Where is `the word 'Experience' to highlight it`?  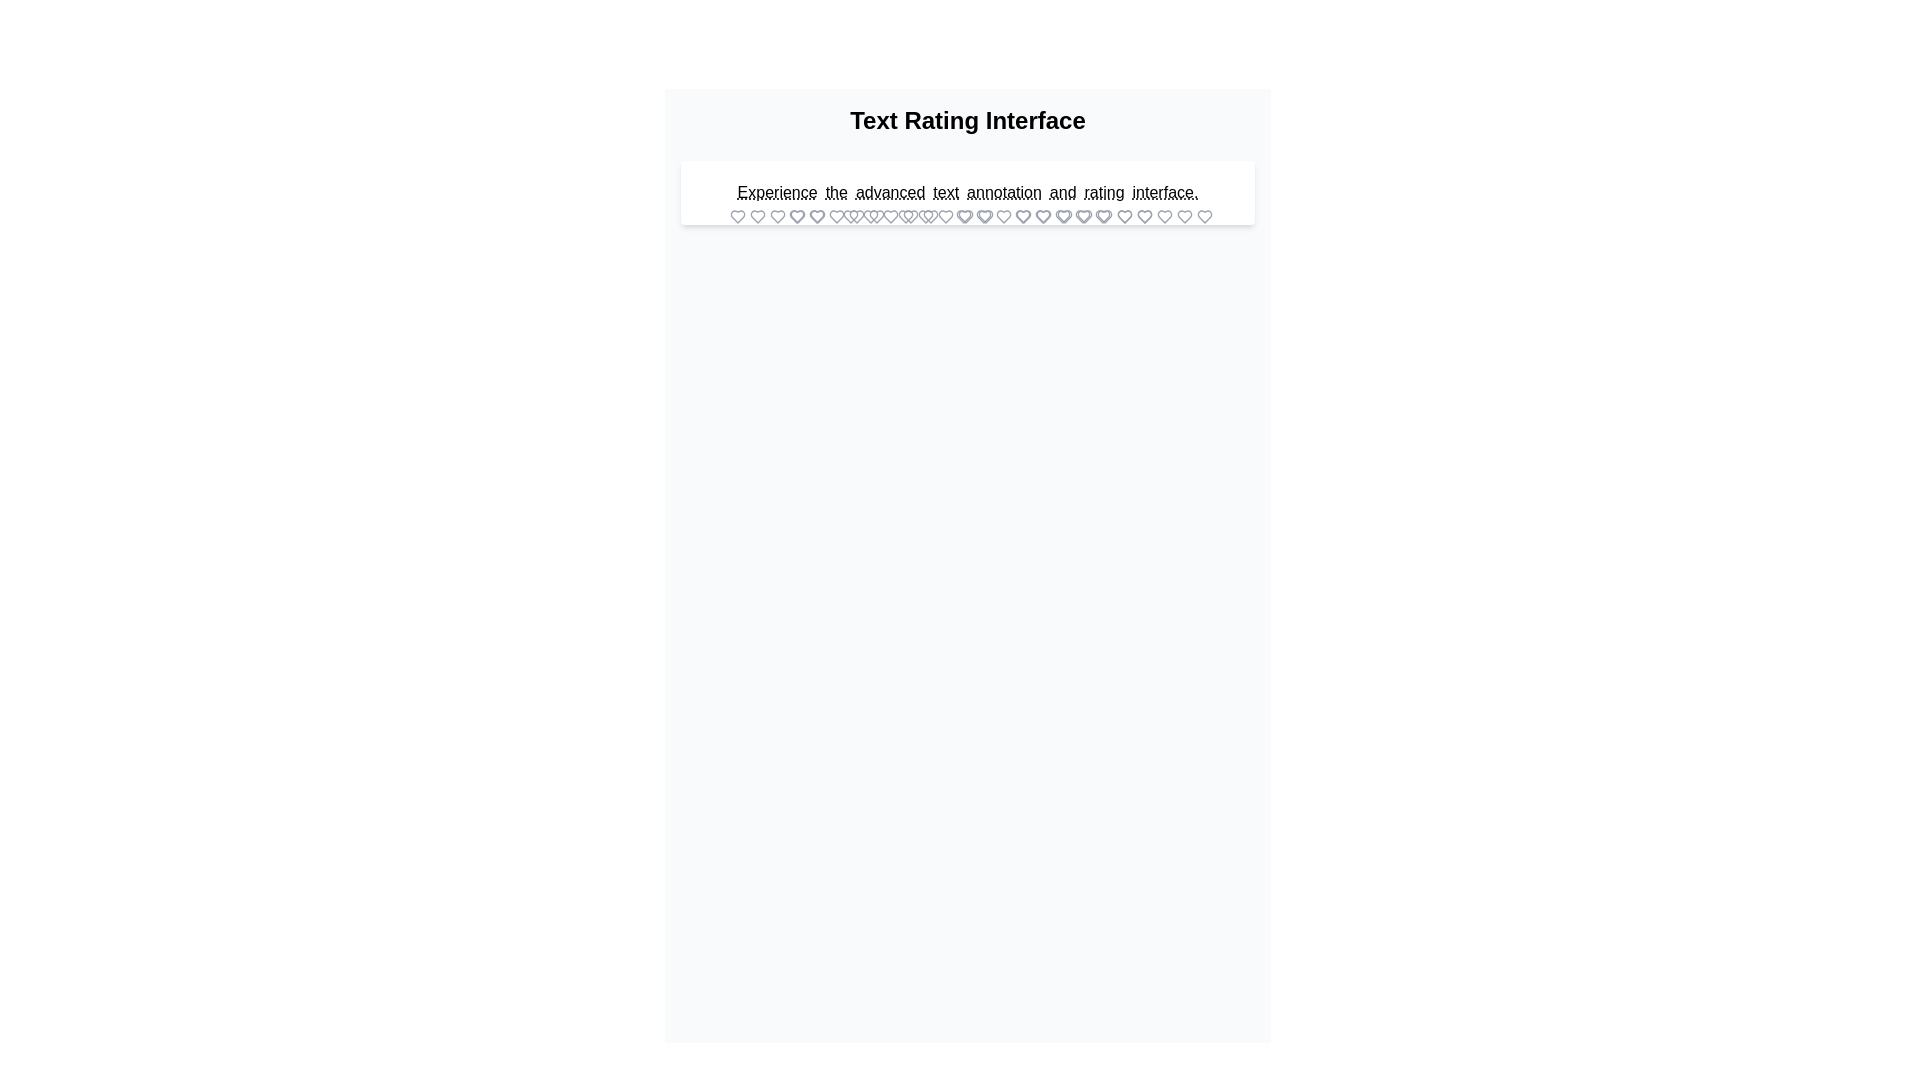
the word 'Experience' to highlight it is located at coordinates (776, 192).